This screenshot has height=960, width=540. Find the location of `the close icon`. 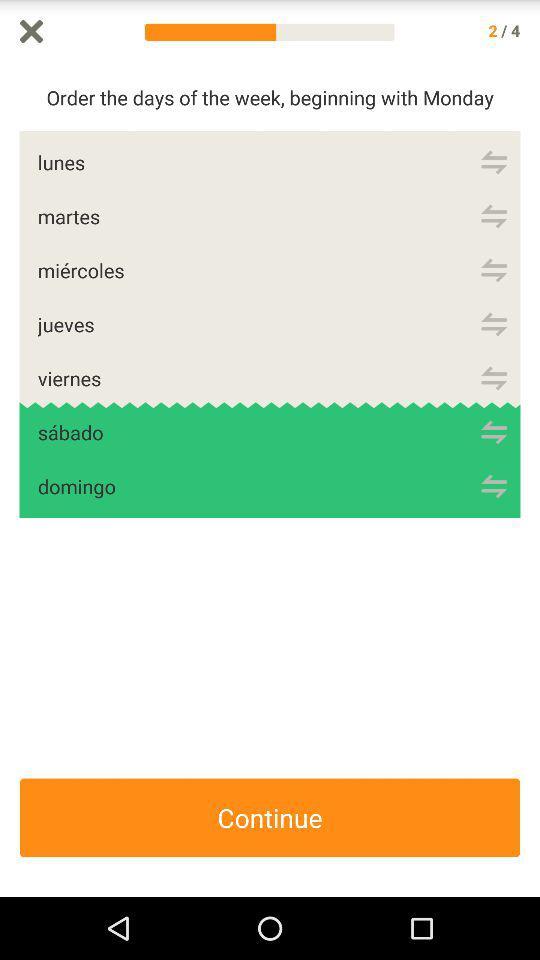

the close icon is located at coordinates (30, 32).